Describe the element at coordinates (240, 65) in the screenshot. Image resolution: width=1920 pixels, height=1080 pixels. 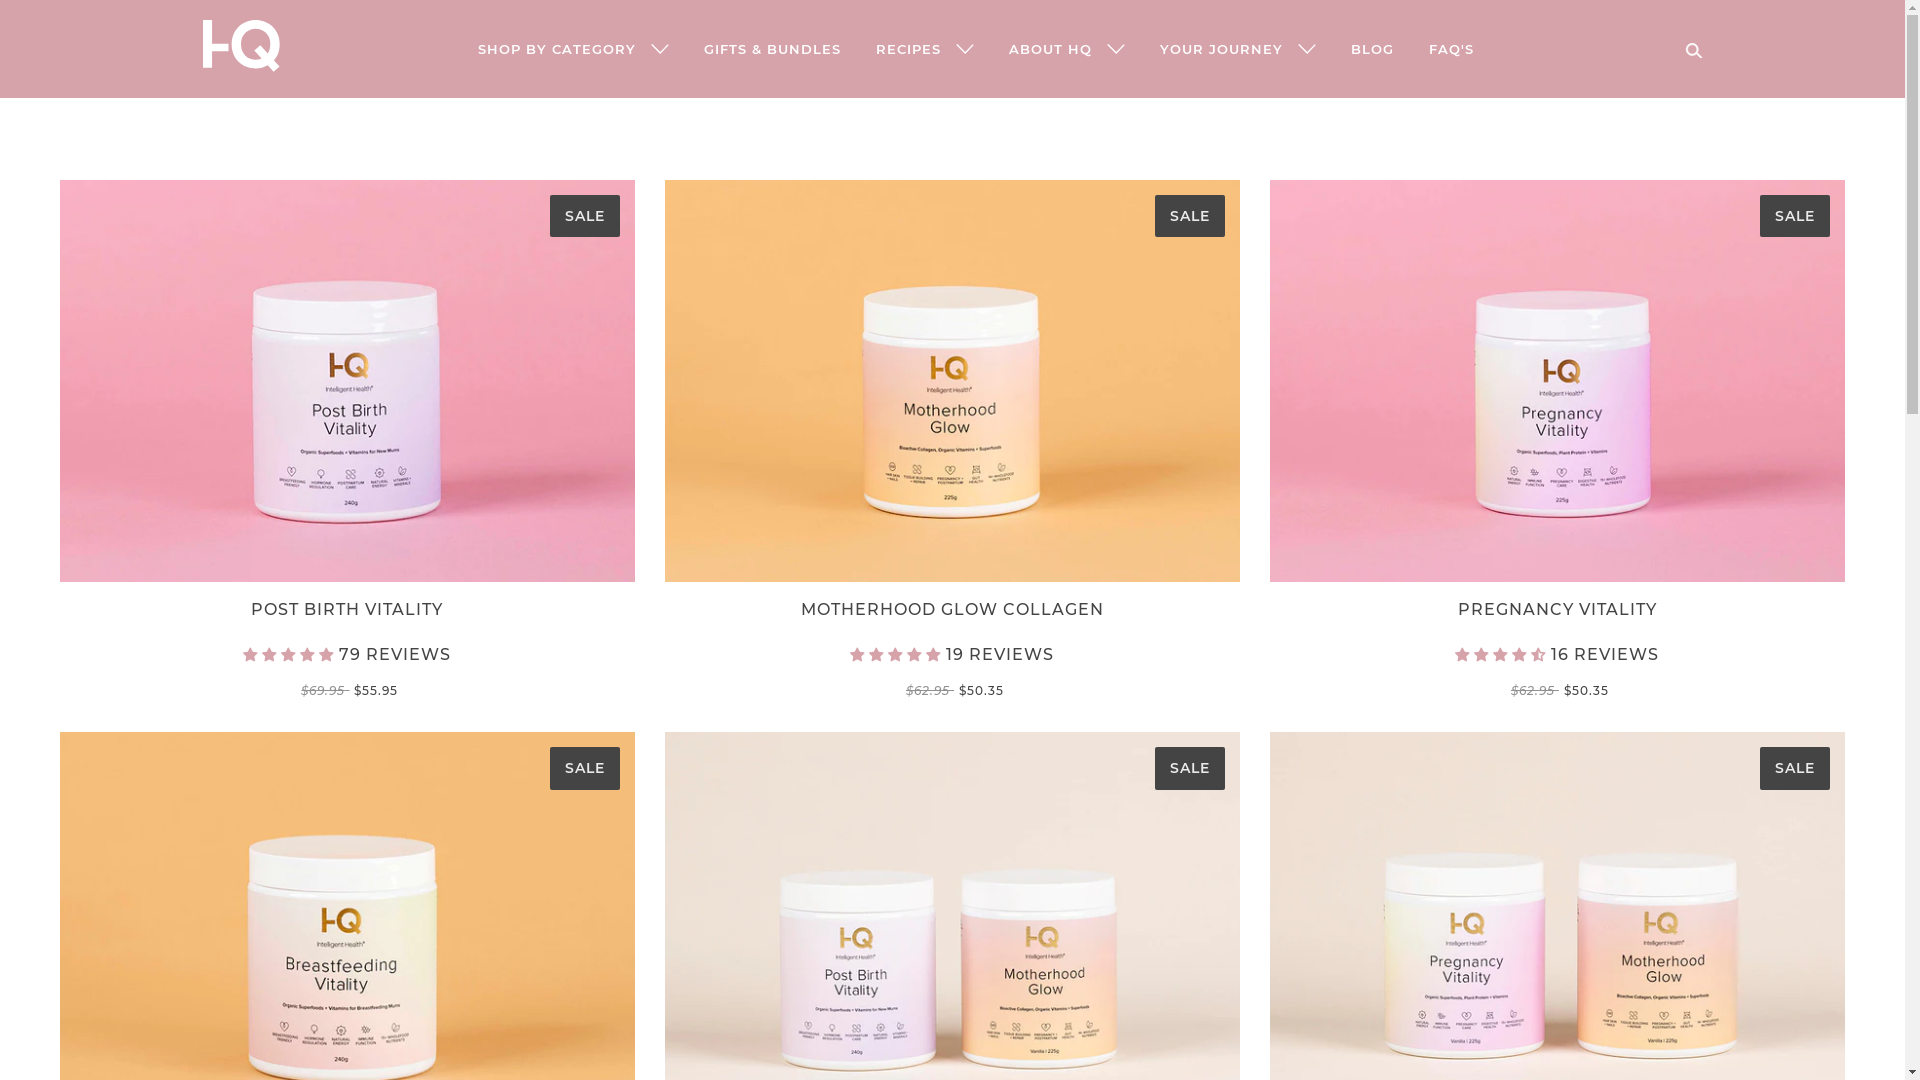
I see `'HQ | Intelligent Health'` at that location.